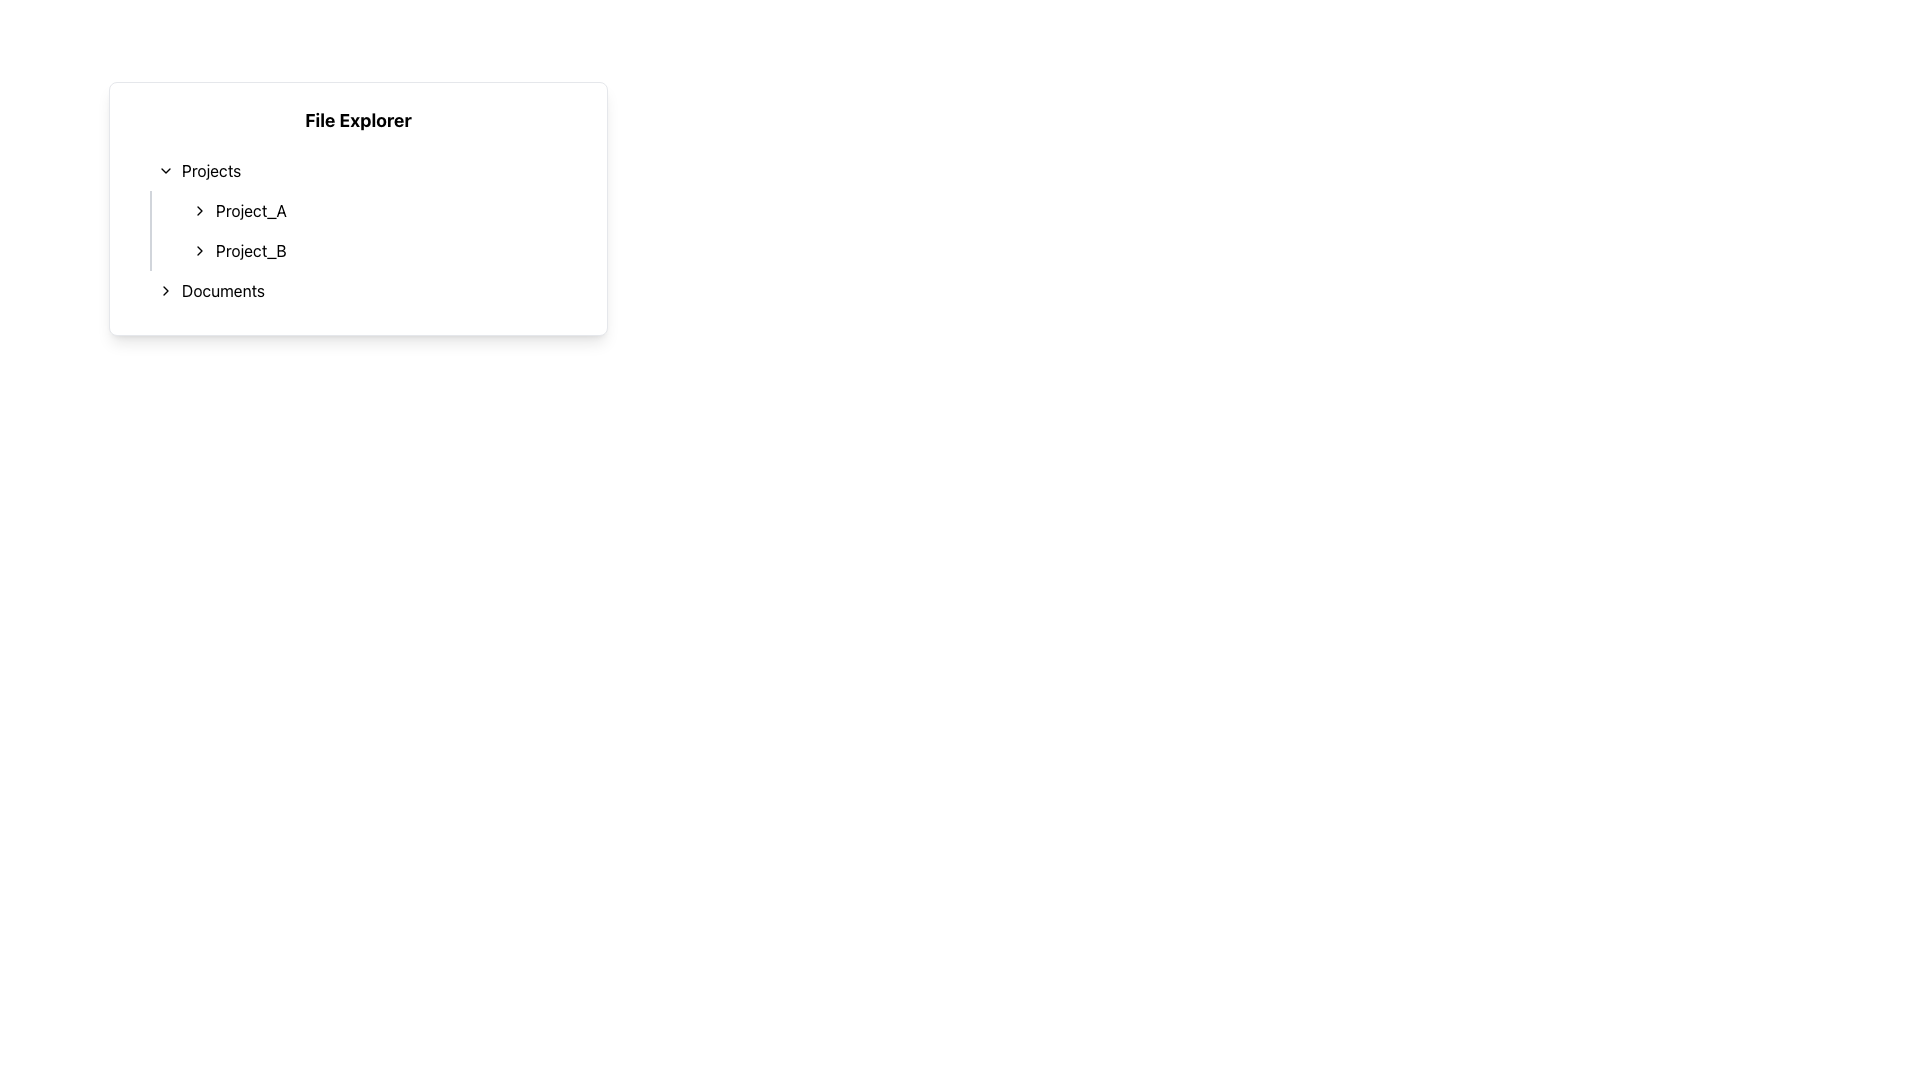  I want to click on the interactive toggle icon, so click(200, 211).